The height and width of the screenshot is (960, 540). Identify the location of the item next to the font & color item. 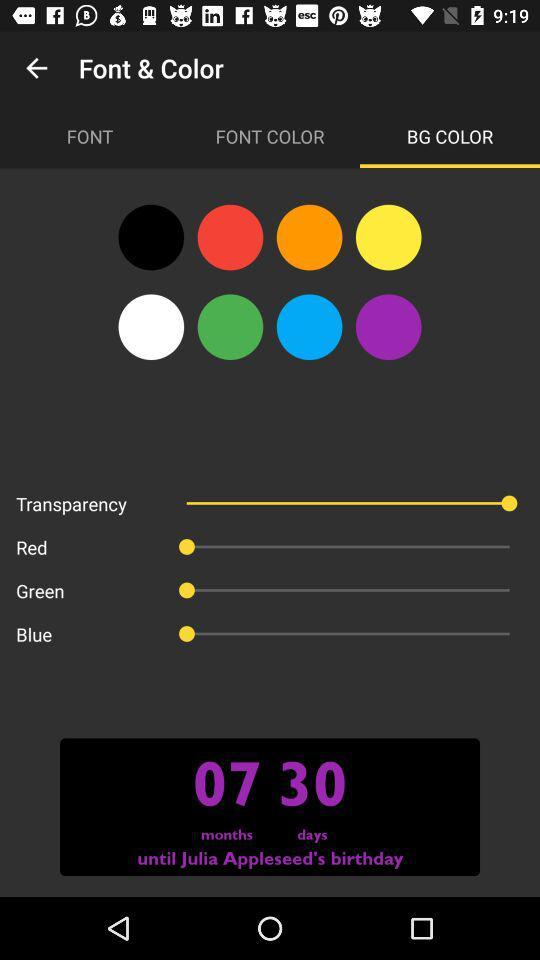
(36, 68).